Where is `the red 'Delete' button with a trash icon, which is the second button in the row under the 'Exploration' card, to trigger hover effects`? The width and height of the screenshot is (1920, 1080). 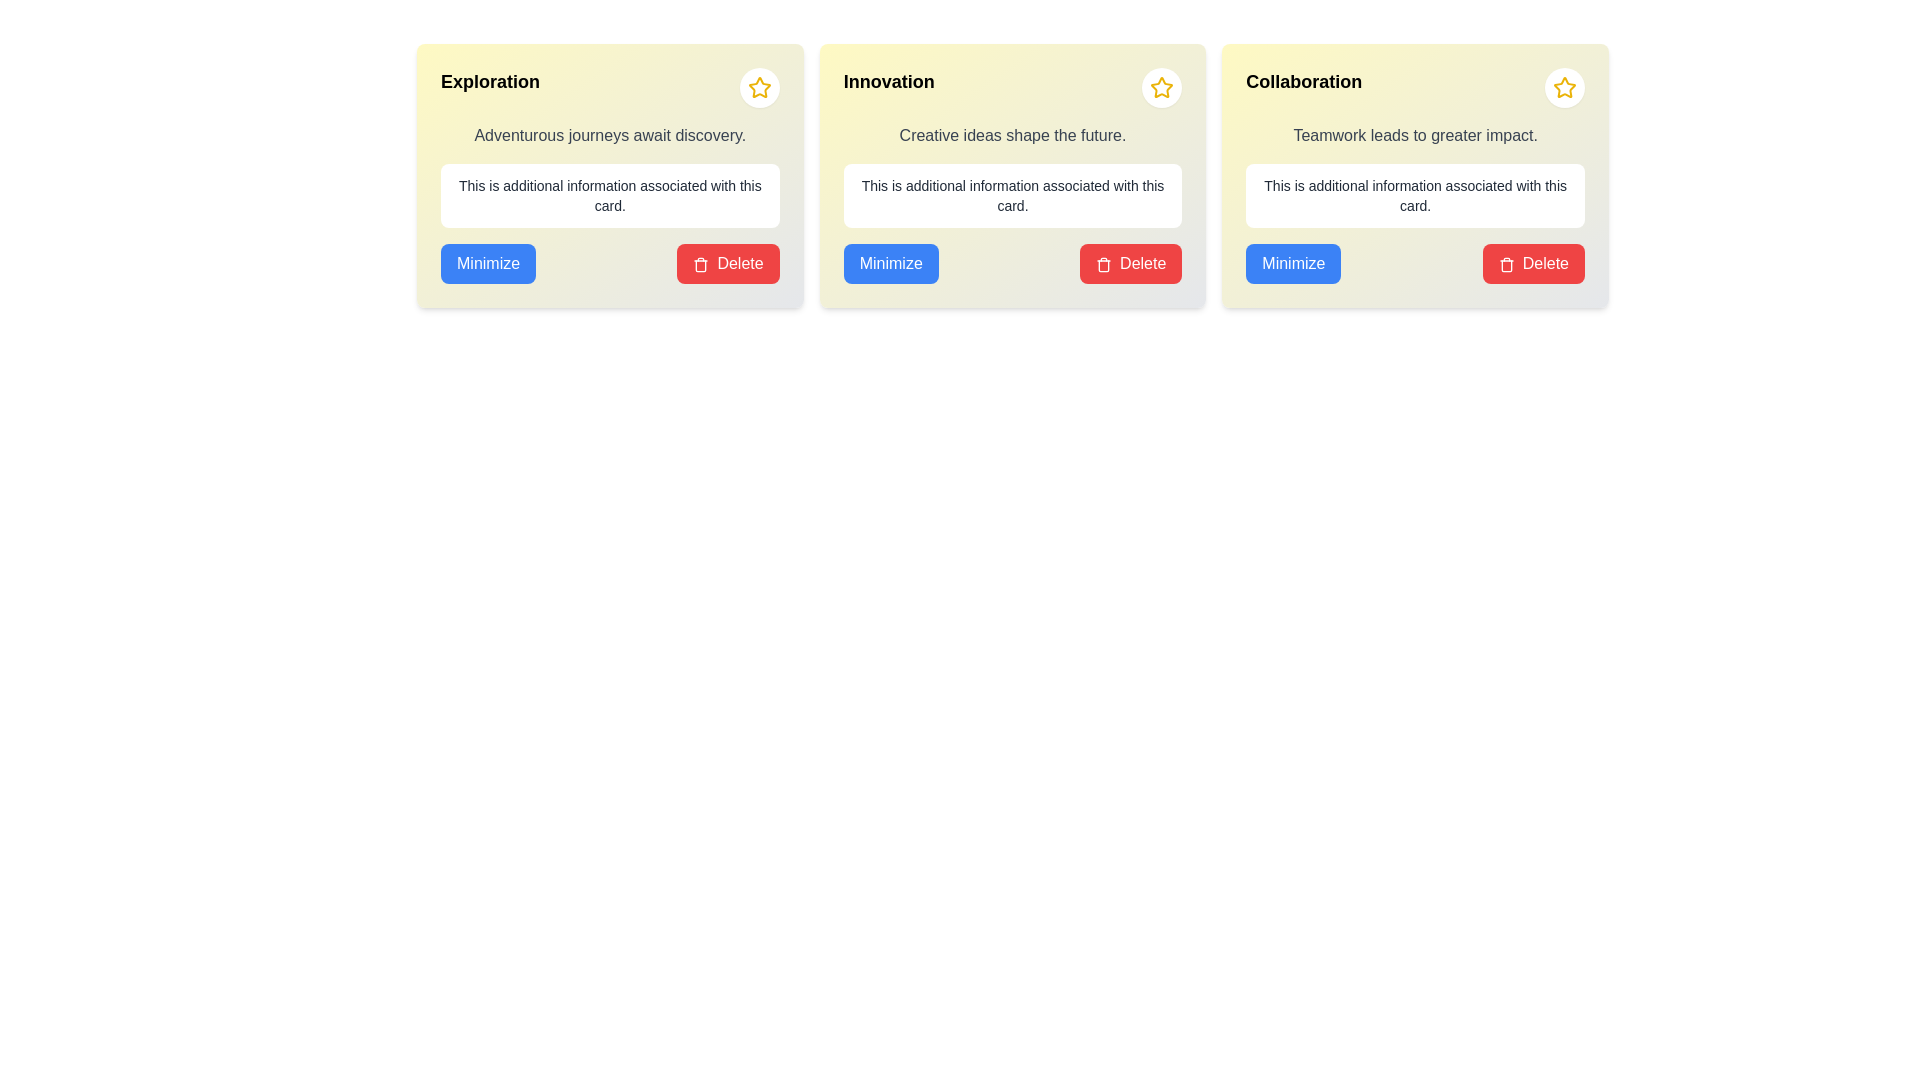
the red 'Delete' button with a trash icon, which is the second button in the row under the 'Exploration' card, to trigger hover effects is located at coordinates (727, 262).